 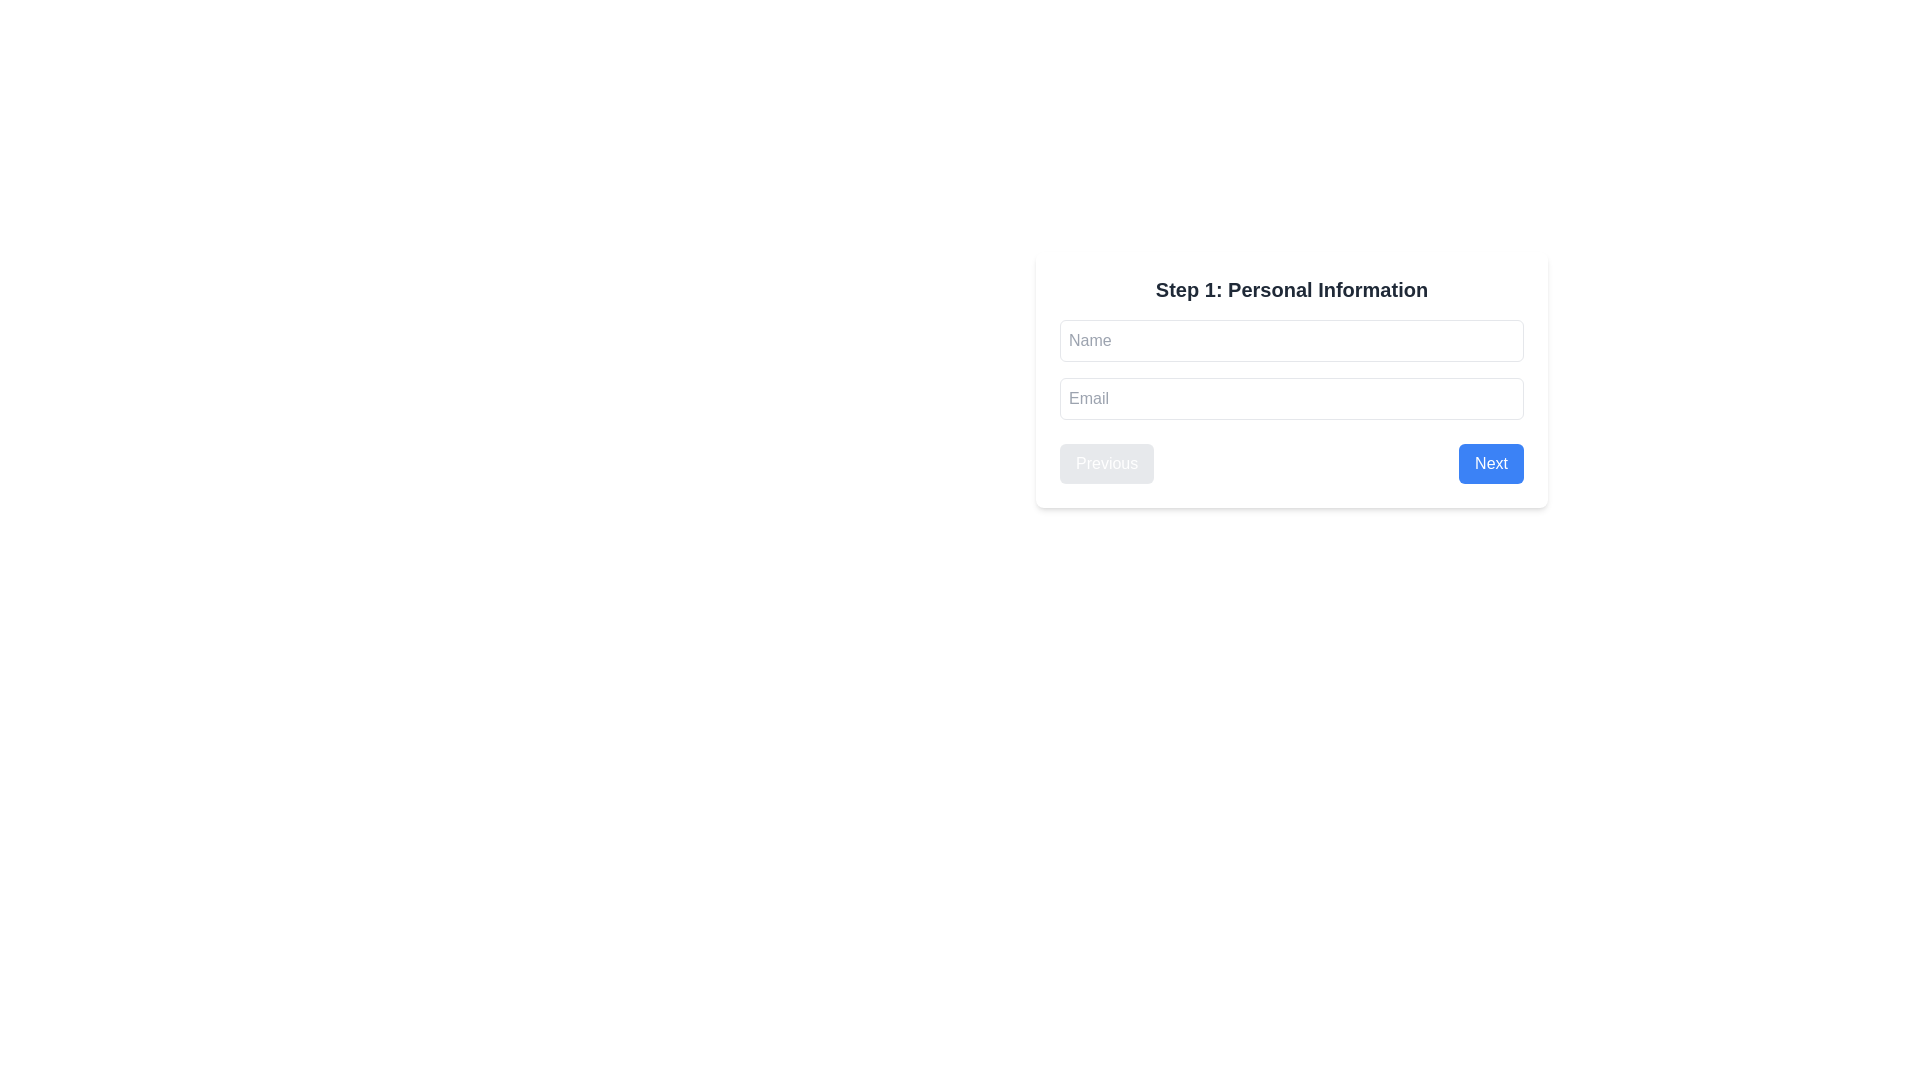 I want to click on the email input field located below the 'Name' input field, so click(x=1291, y=398).